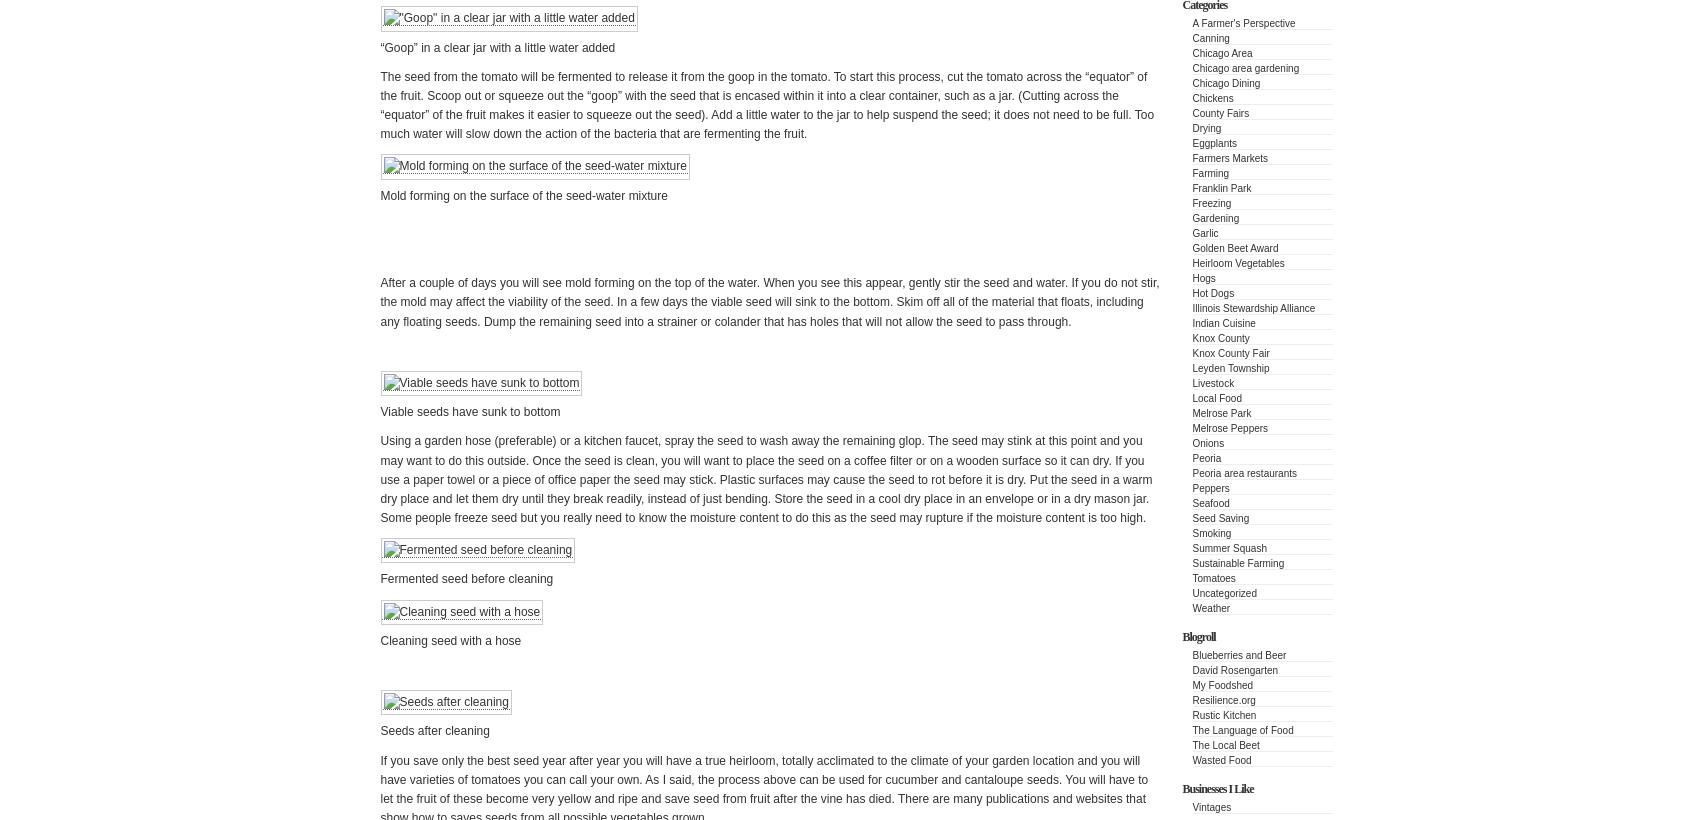 Image resolution: width=1695 pixels, height=820 pixels. Describe the element at coordinates (1204, 232) in the screenshot. I see `'Garlic'` at that location.